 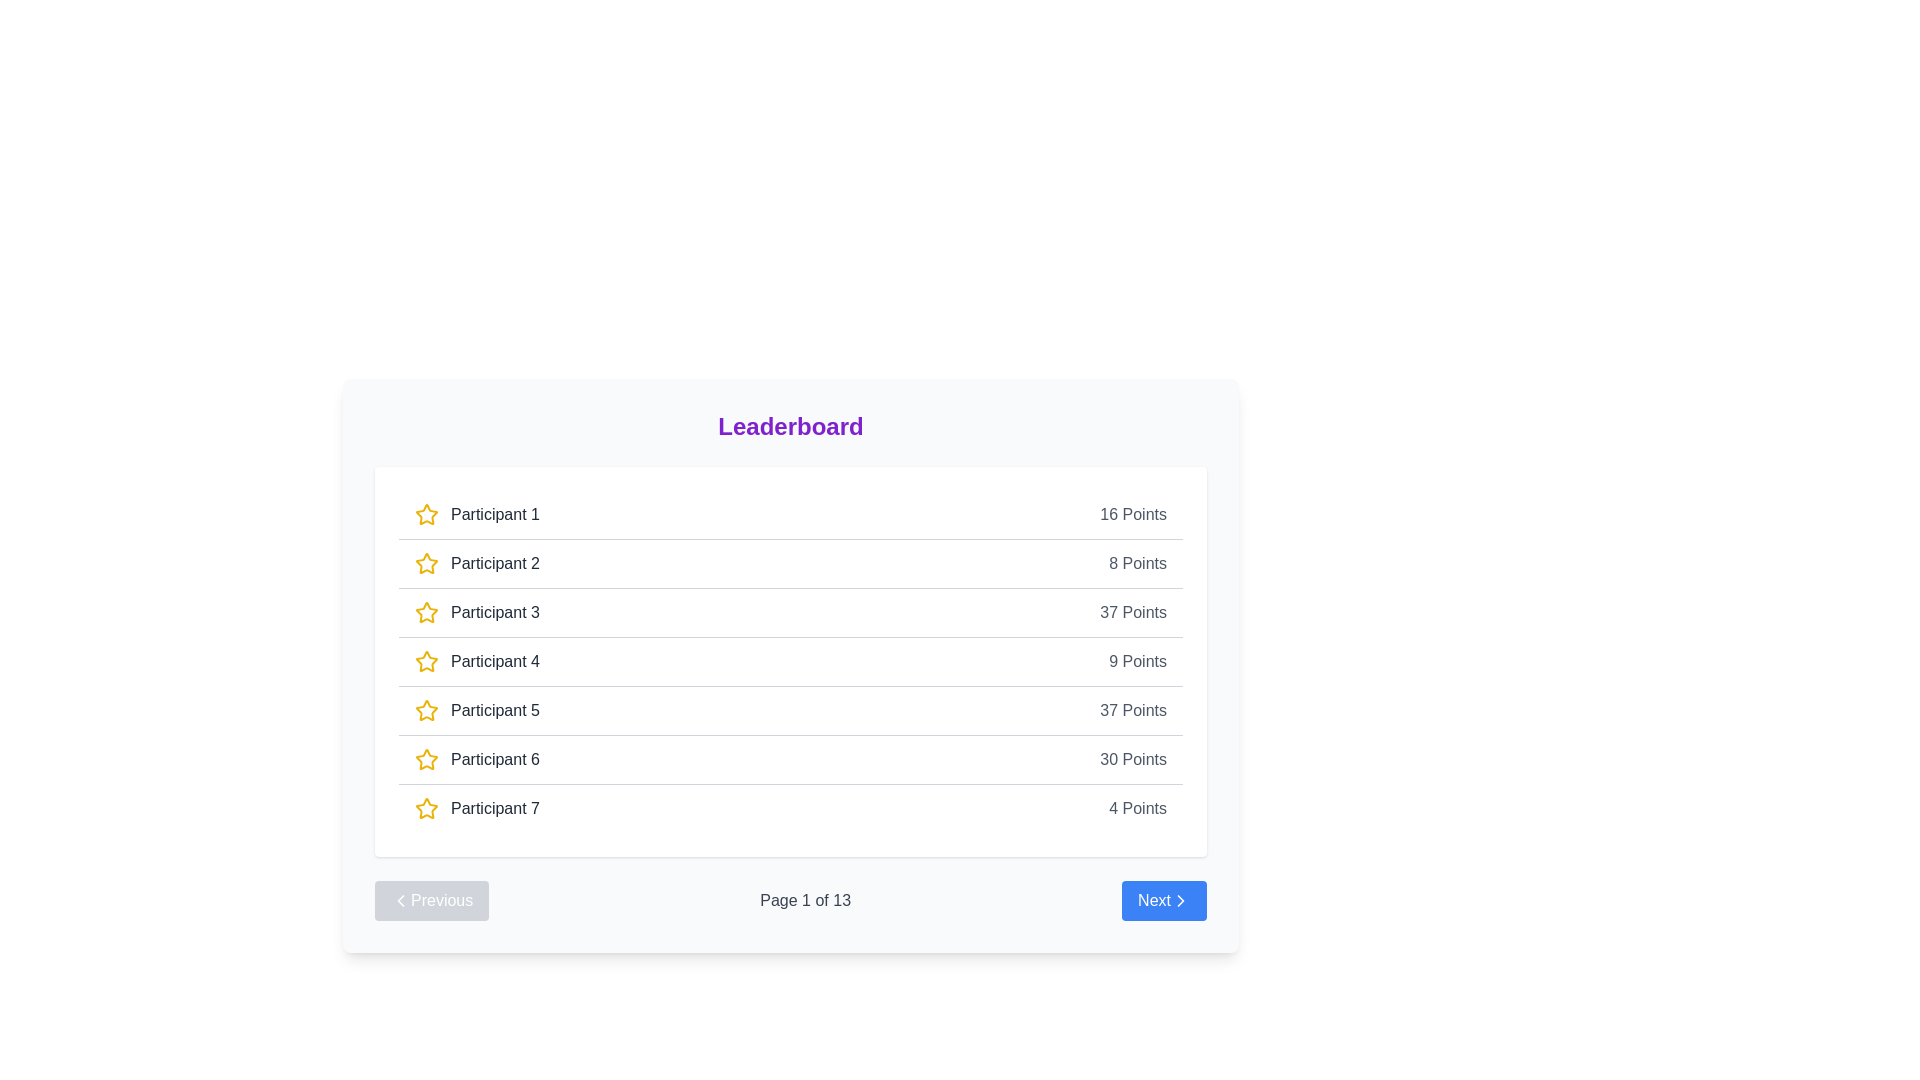 What do you see at coordinates (476, 759) in the screenshot?
I see `the content of the text label indicating the sixth participant in the leaderboard, which is located in the sixth row, aligned with a yellow star icon on the left and '30 Points' on the right` at bounding box center [476, 759].